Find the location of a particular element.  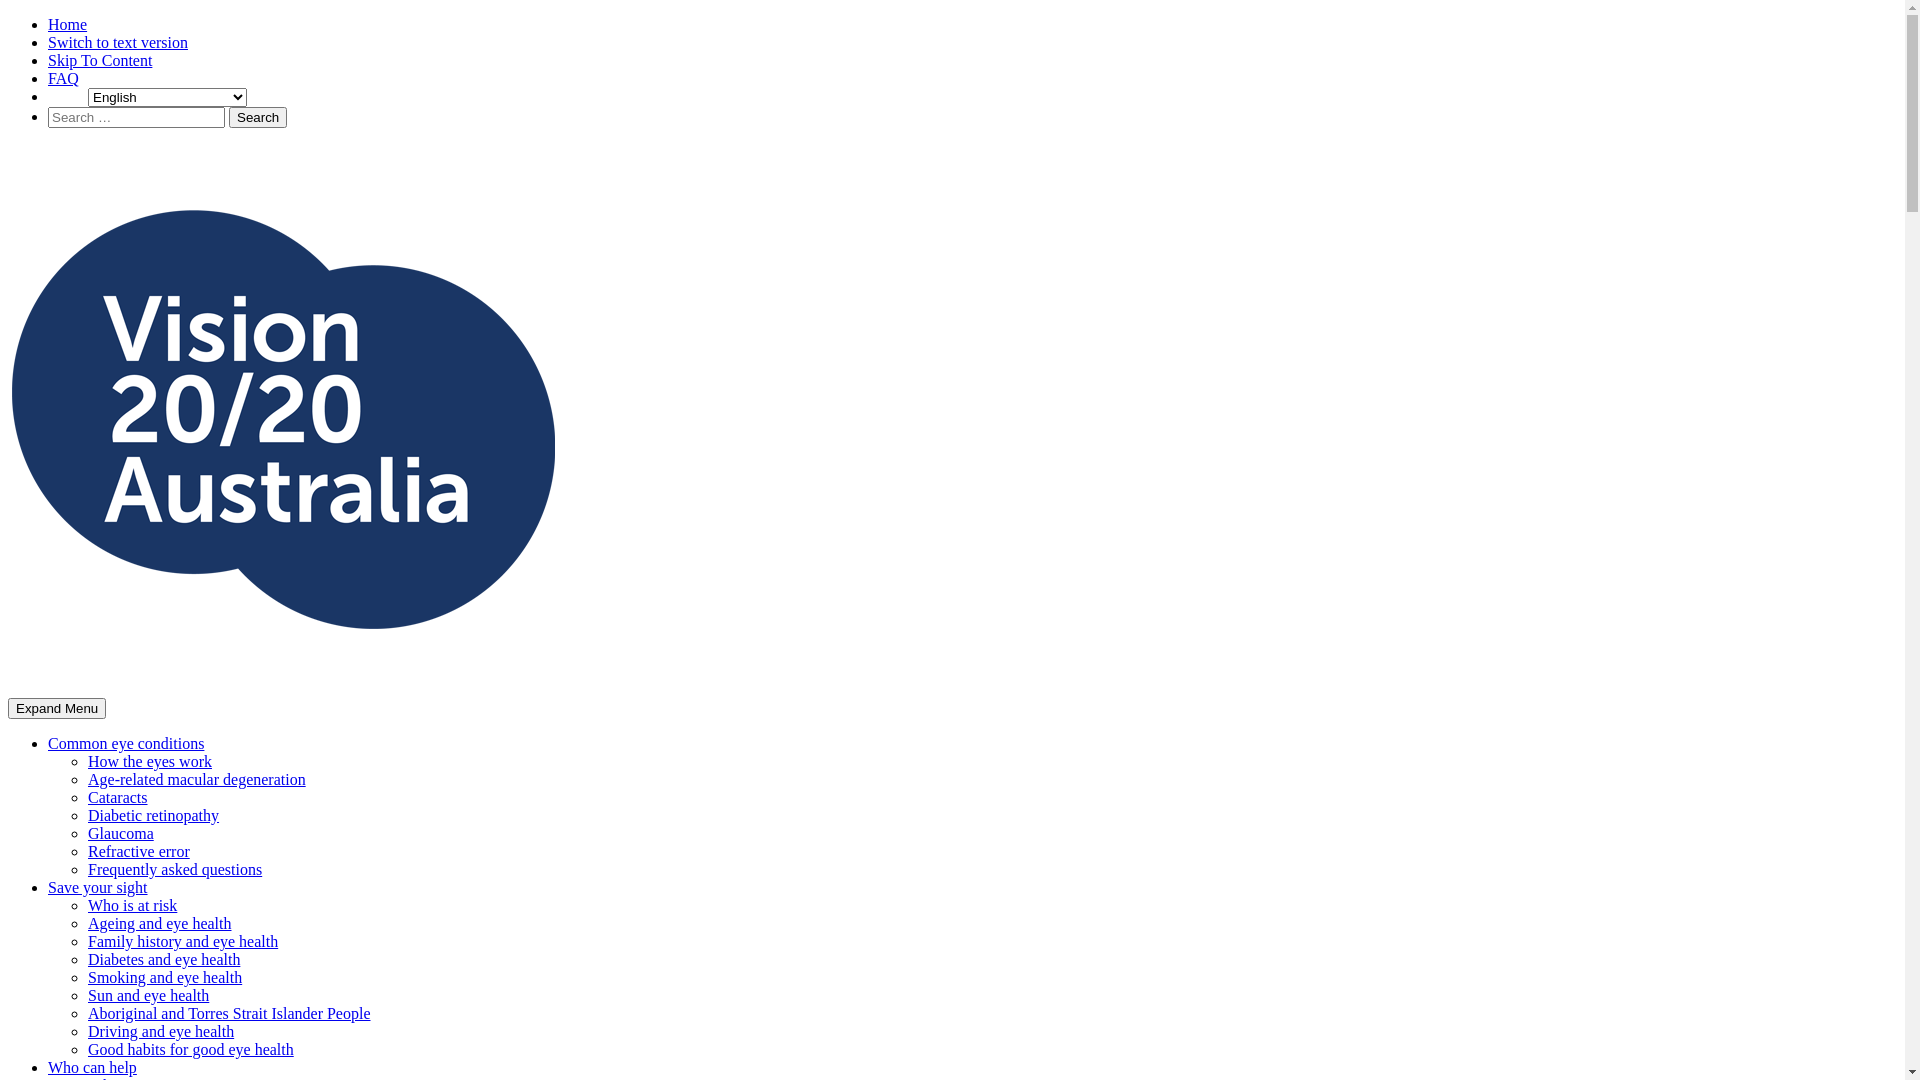

'Sun and eye health' is located at coordinates (86, 995).